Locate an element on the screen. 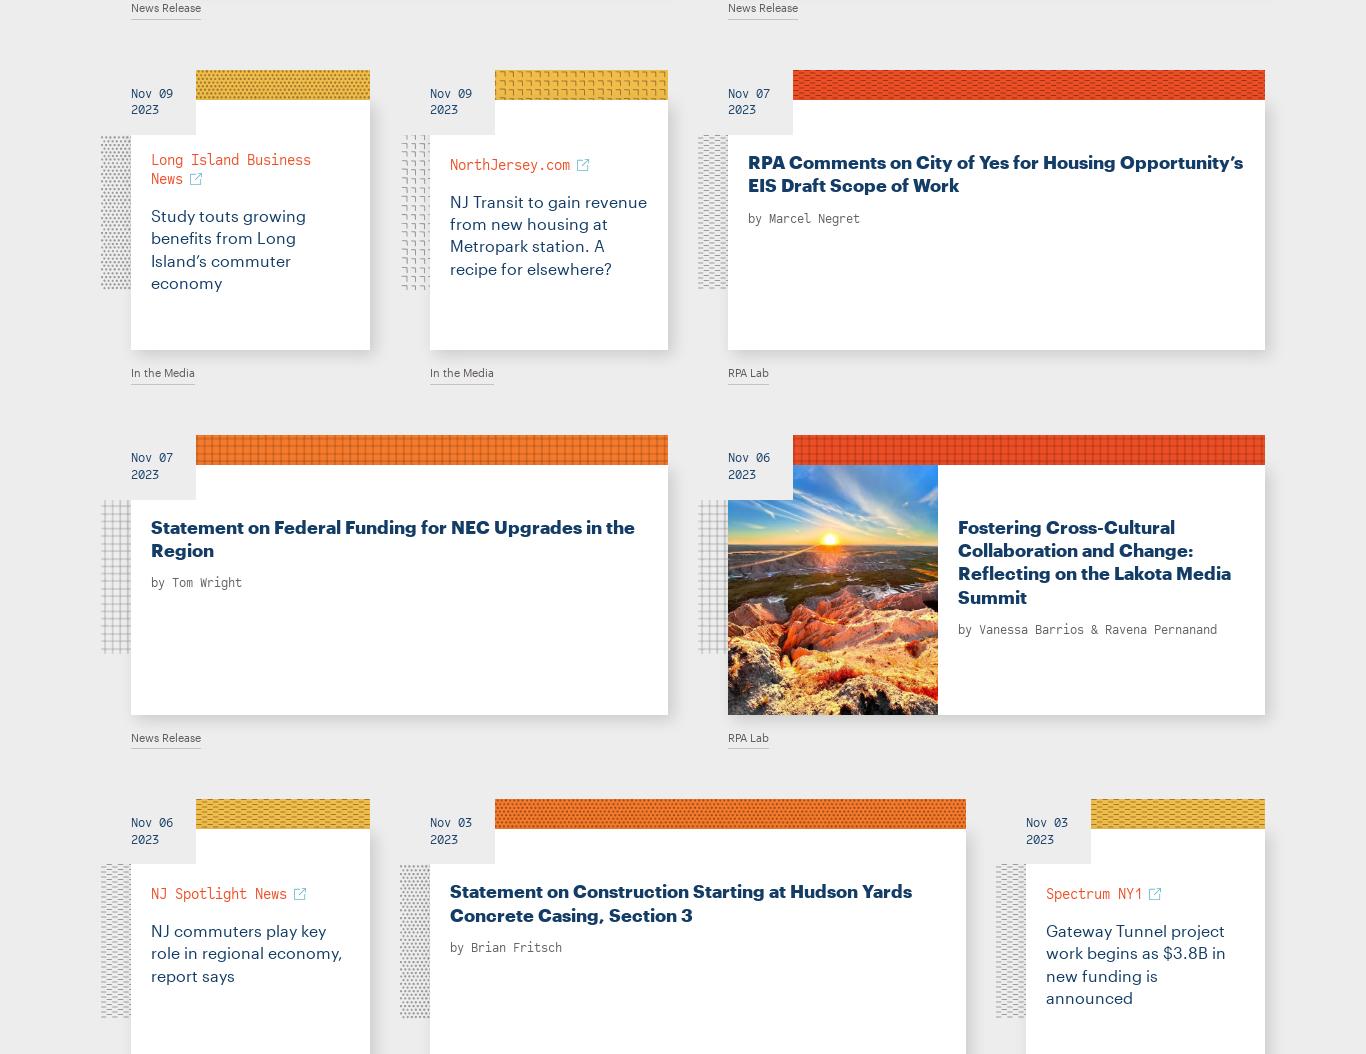 The height and width of the screenshot is (1054, 1366). 'RPA Comments on City of Yes for Housing Opportunity’s EIS Draft Scope of Work' is located at coordinates (994, 171).